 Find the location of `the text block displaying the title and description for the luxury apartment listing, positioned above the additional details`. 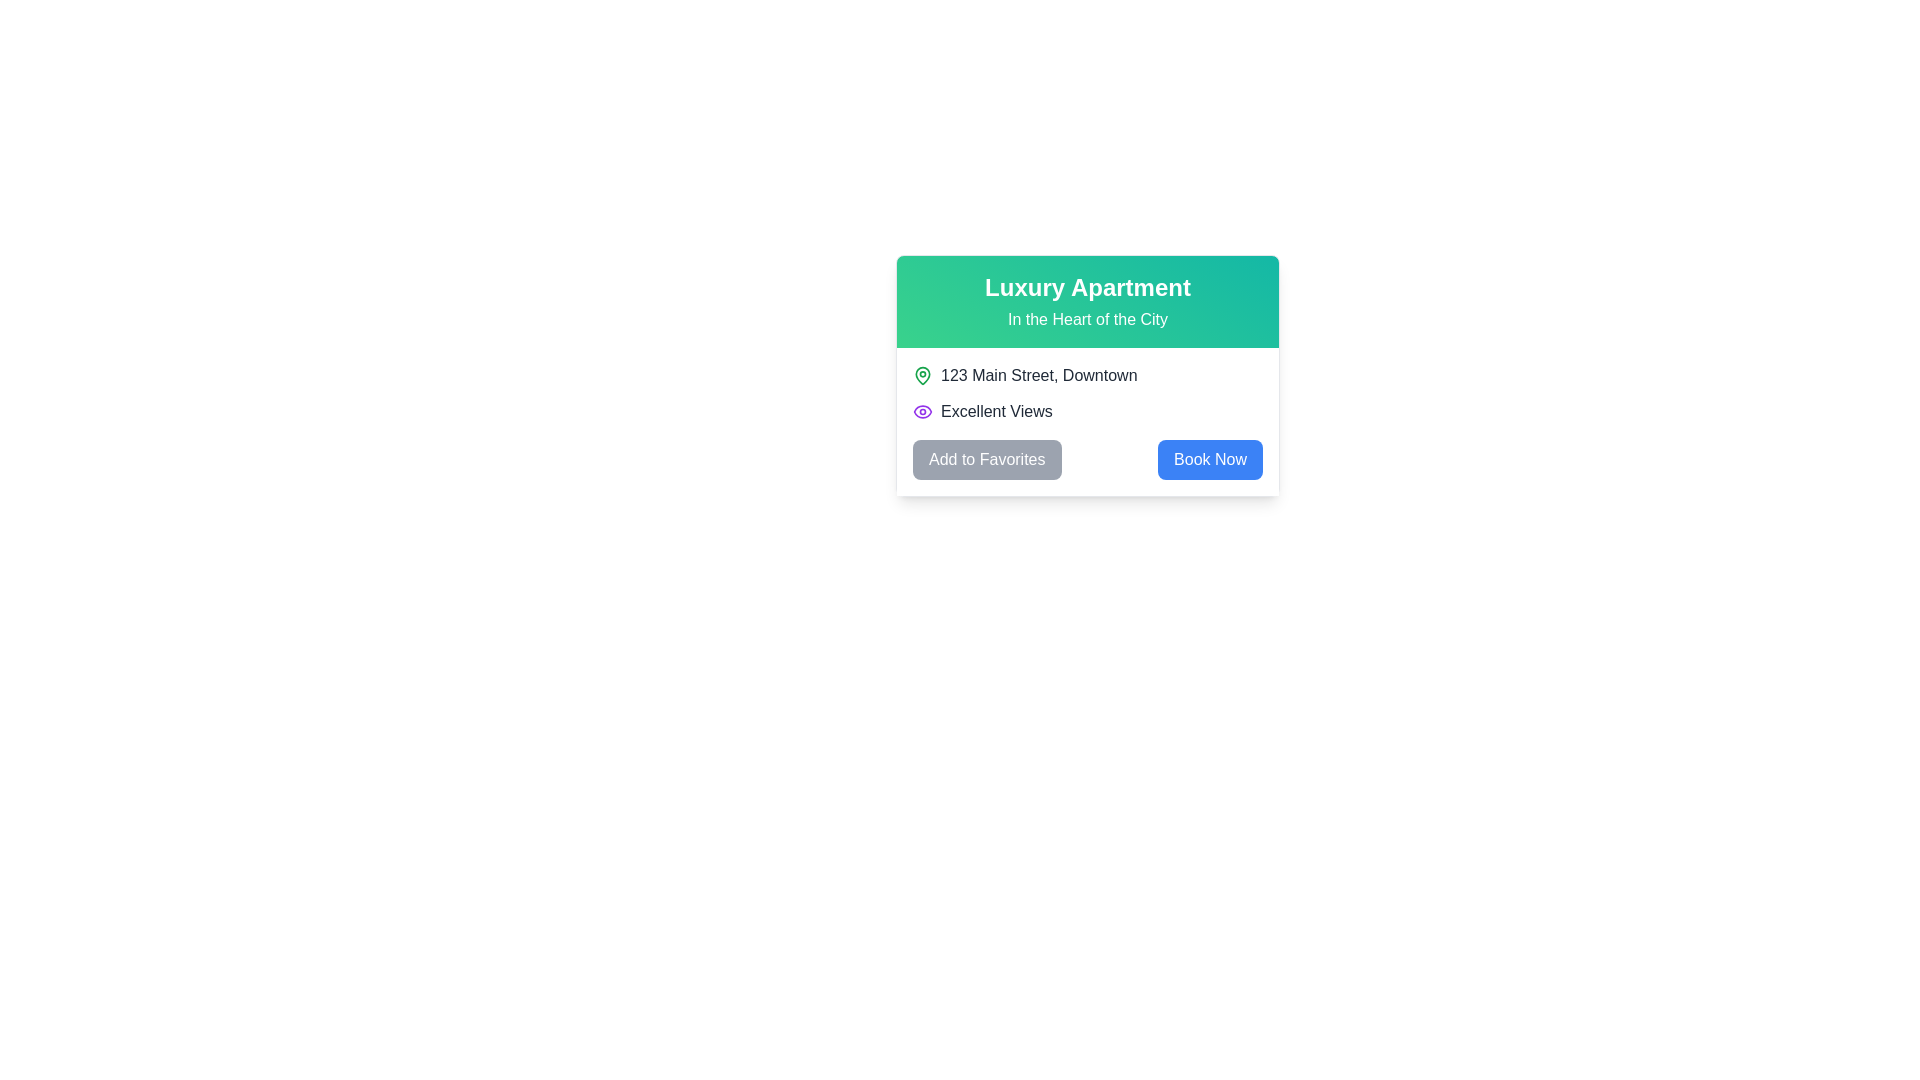

the text block displaying the title and description for the luxury apartment listing, positioned above the additional details is located at coordinates (1087, 301).